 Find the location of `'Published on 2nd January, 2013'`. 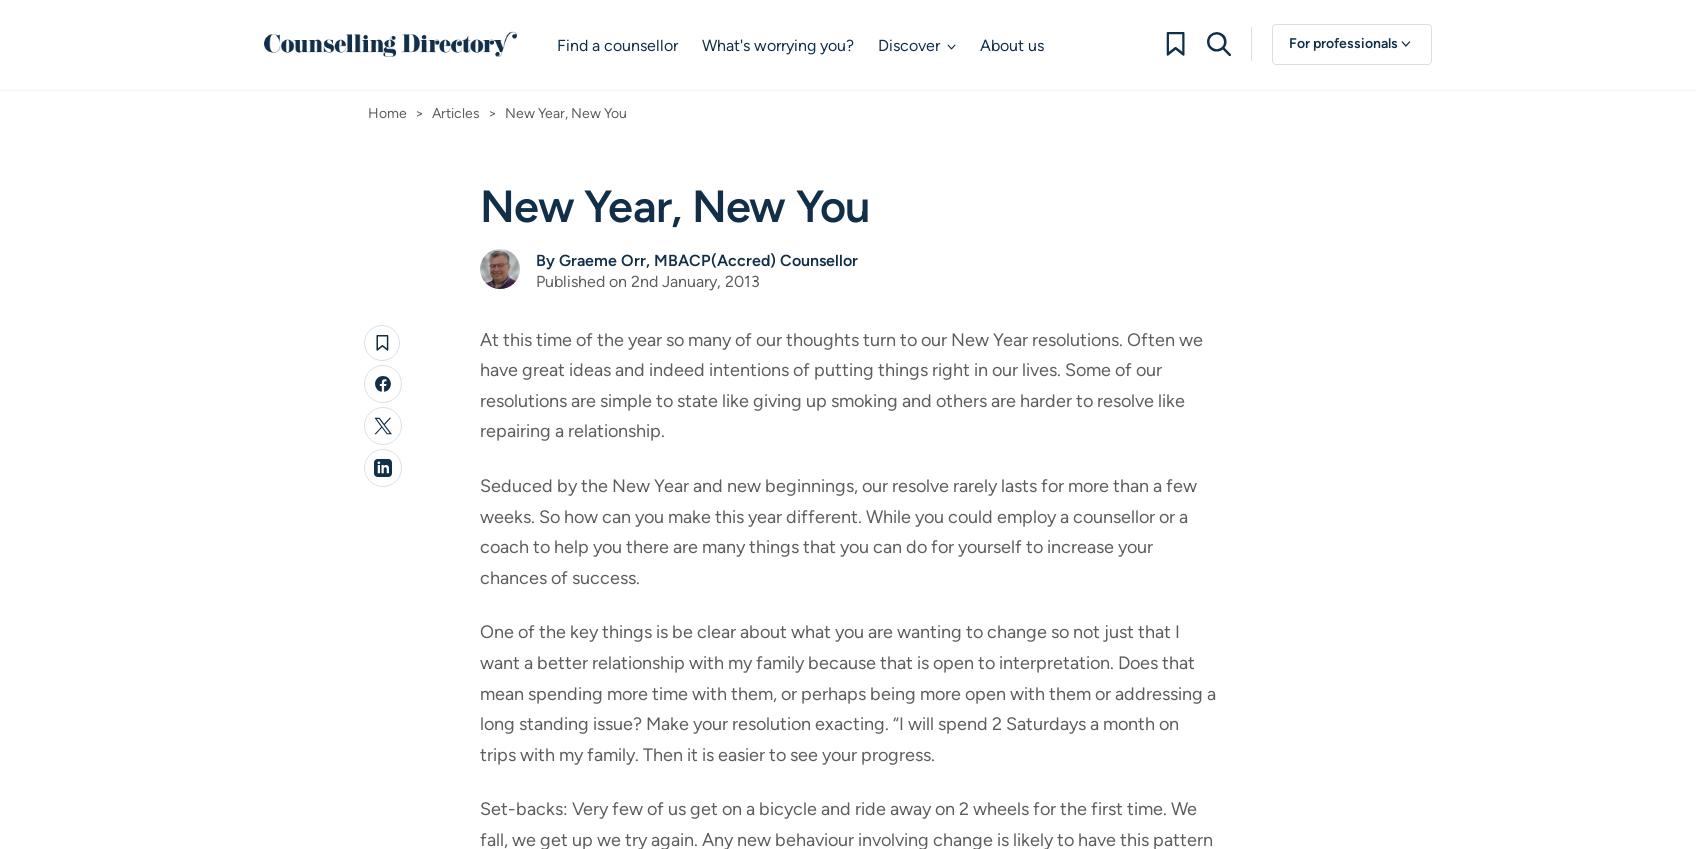

'Published on 2nd January, 2013' is located at coordinates (647, 280).